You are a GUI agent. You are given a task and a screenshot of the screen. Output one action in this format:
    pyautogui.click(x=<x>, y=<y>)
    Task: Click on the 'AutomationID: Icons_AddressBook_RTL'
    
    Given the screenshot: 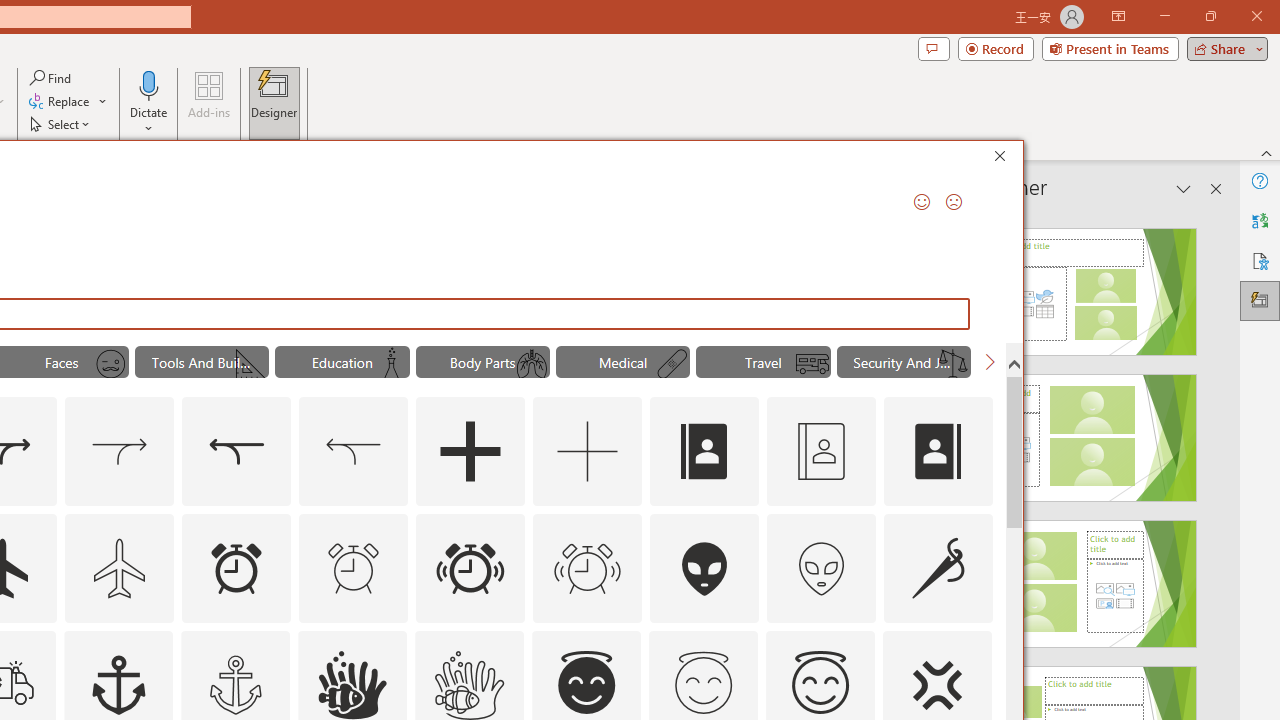 What is the action you would take?
    pyautogui.click(x=937, y=452)
    